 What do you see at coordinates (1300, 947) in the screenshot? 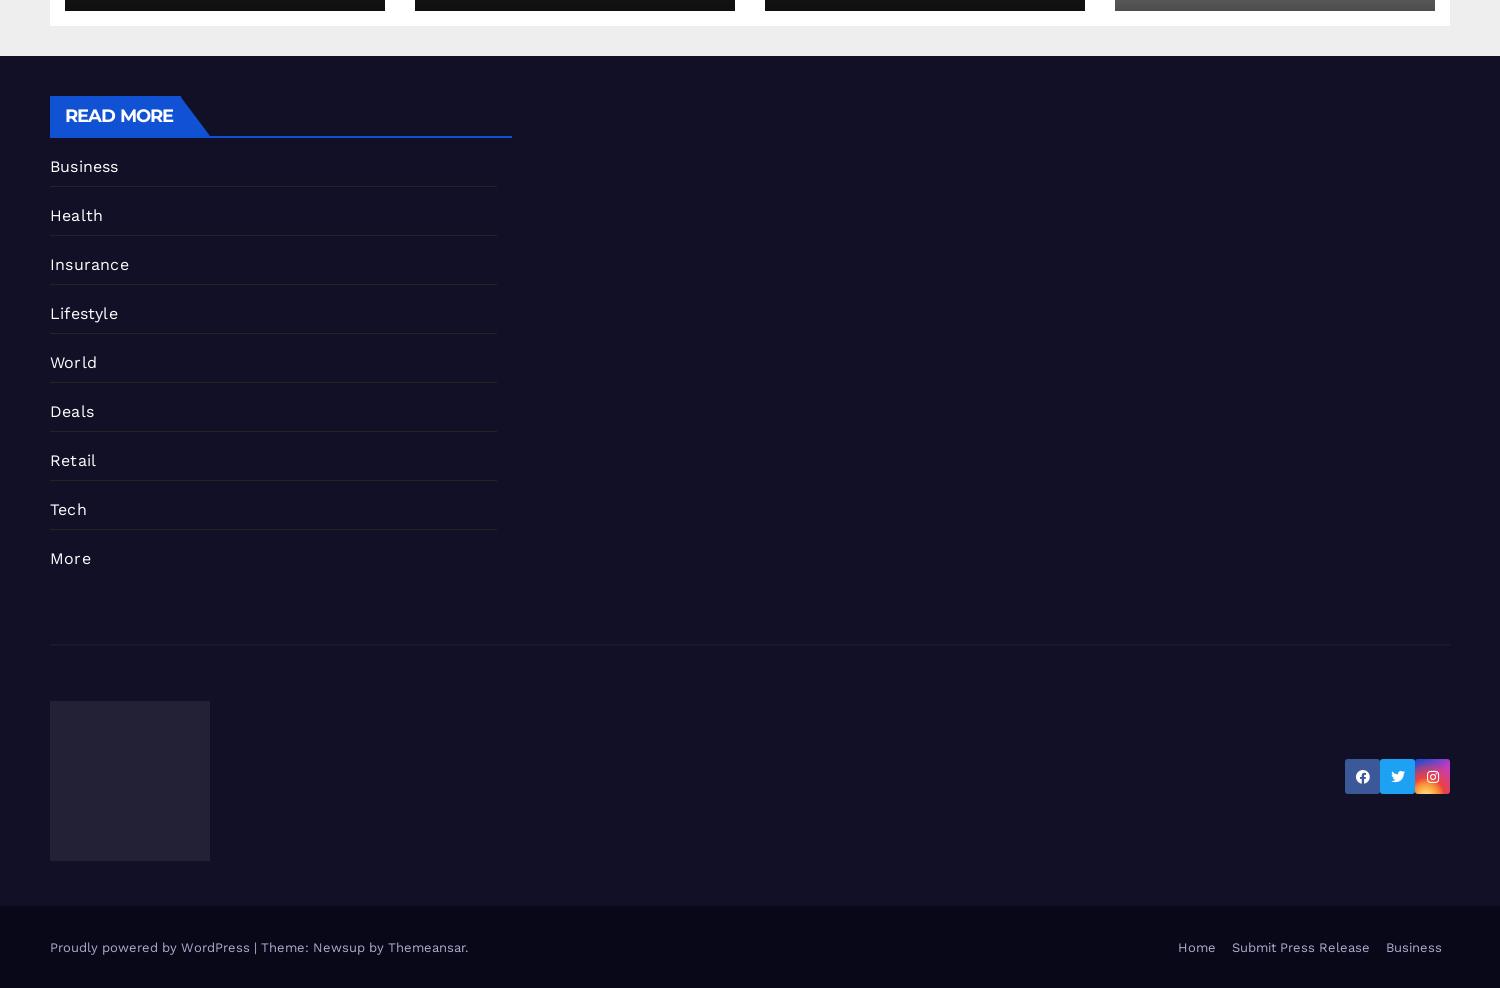
I see `'Submit Press Release'` at bounding box center [1300, 947].